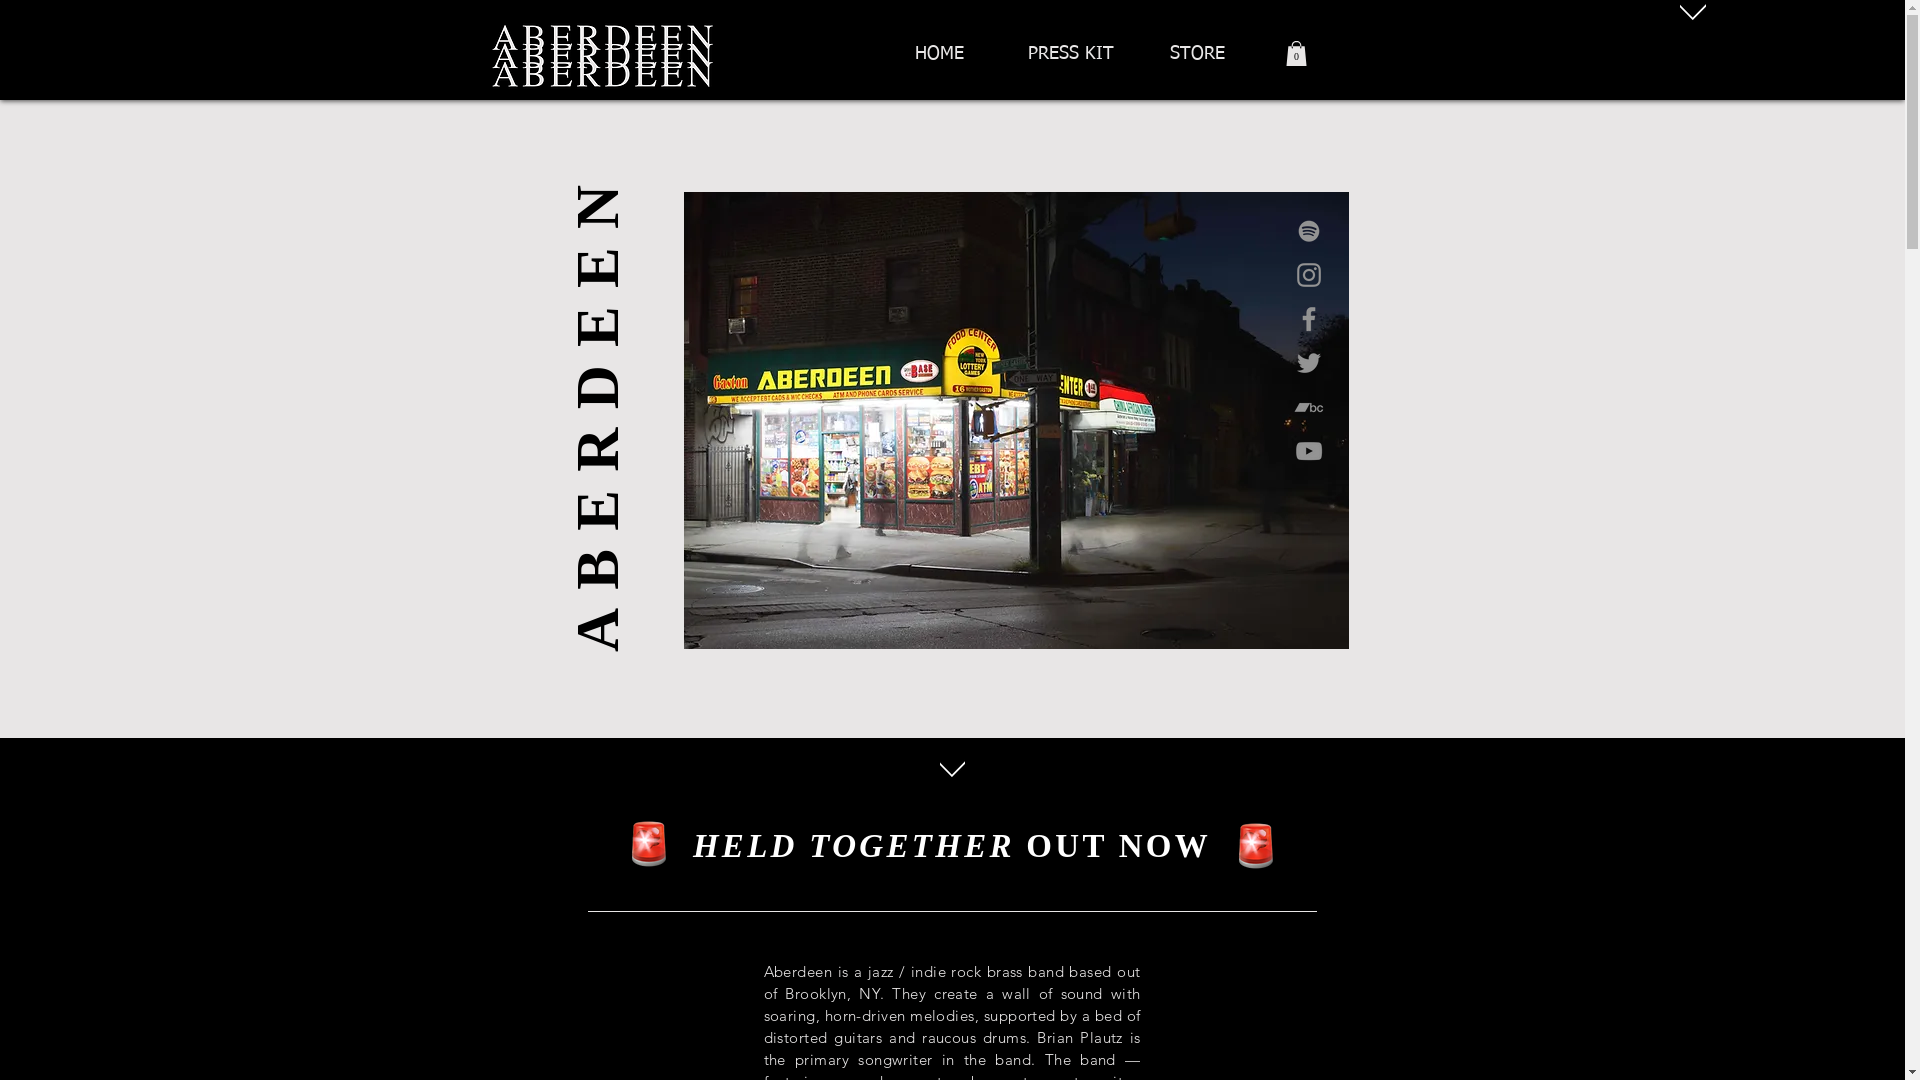  I want to click on 'STORE', so click(1198, 53).